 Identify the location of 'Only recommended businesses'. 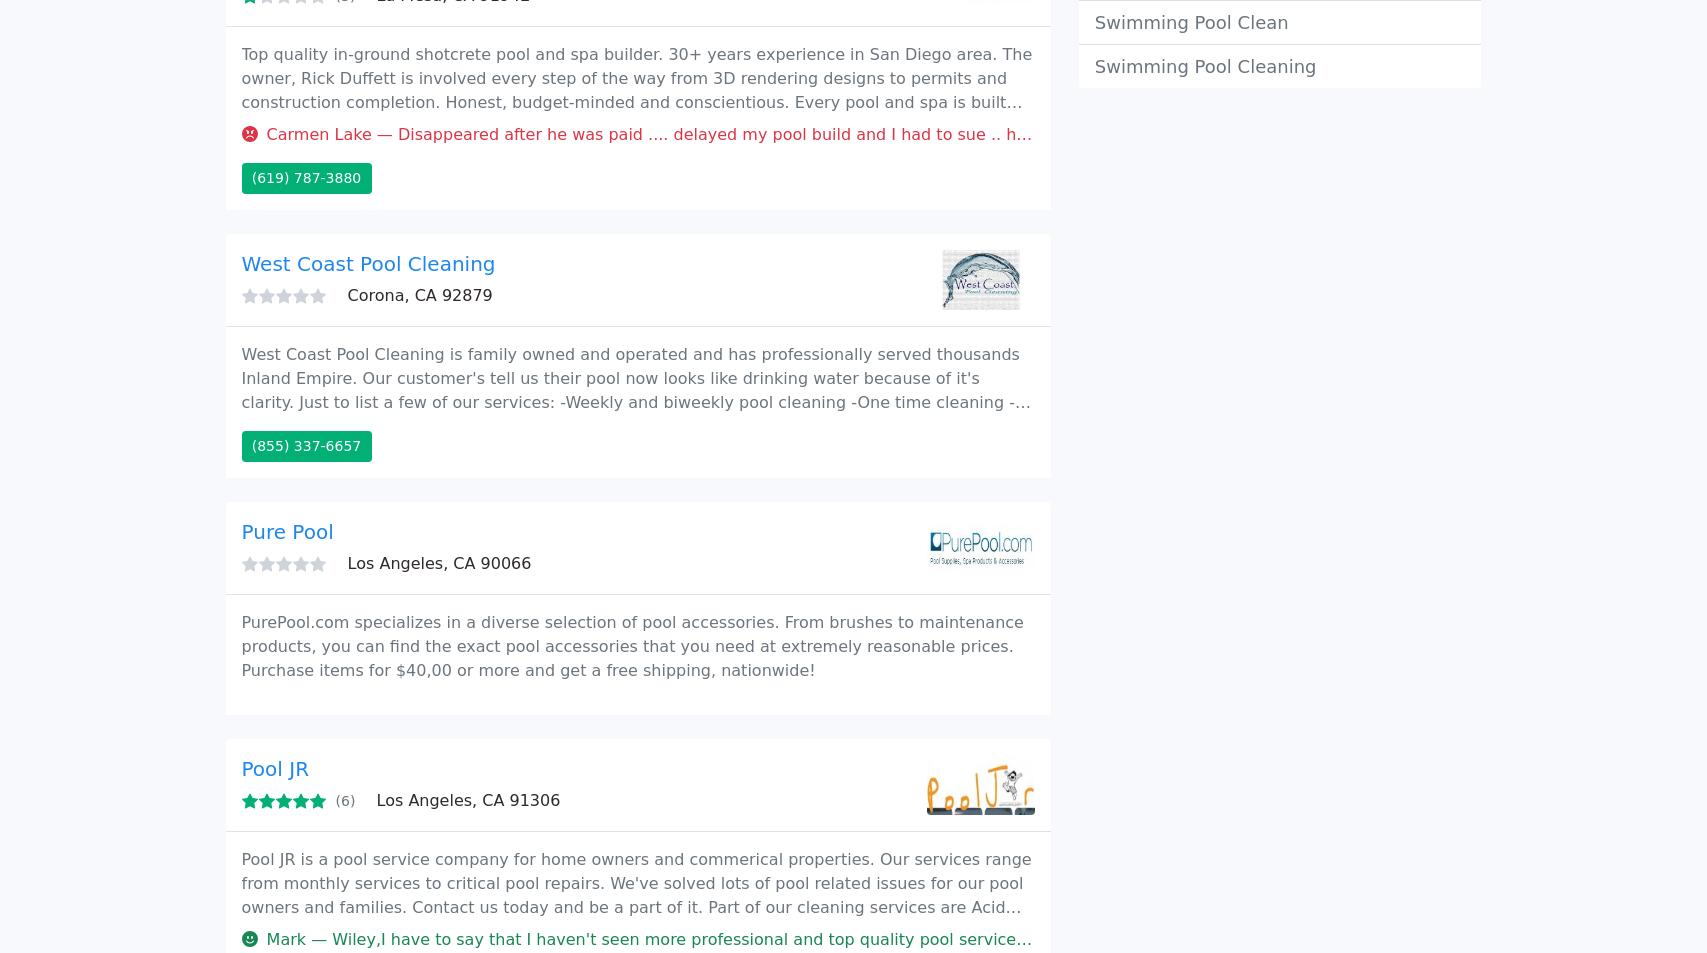
(343, 120).